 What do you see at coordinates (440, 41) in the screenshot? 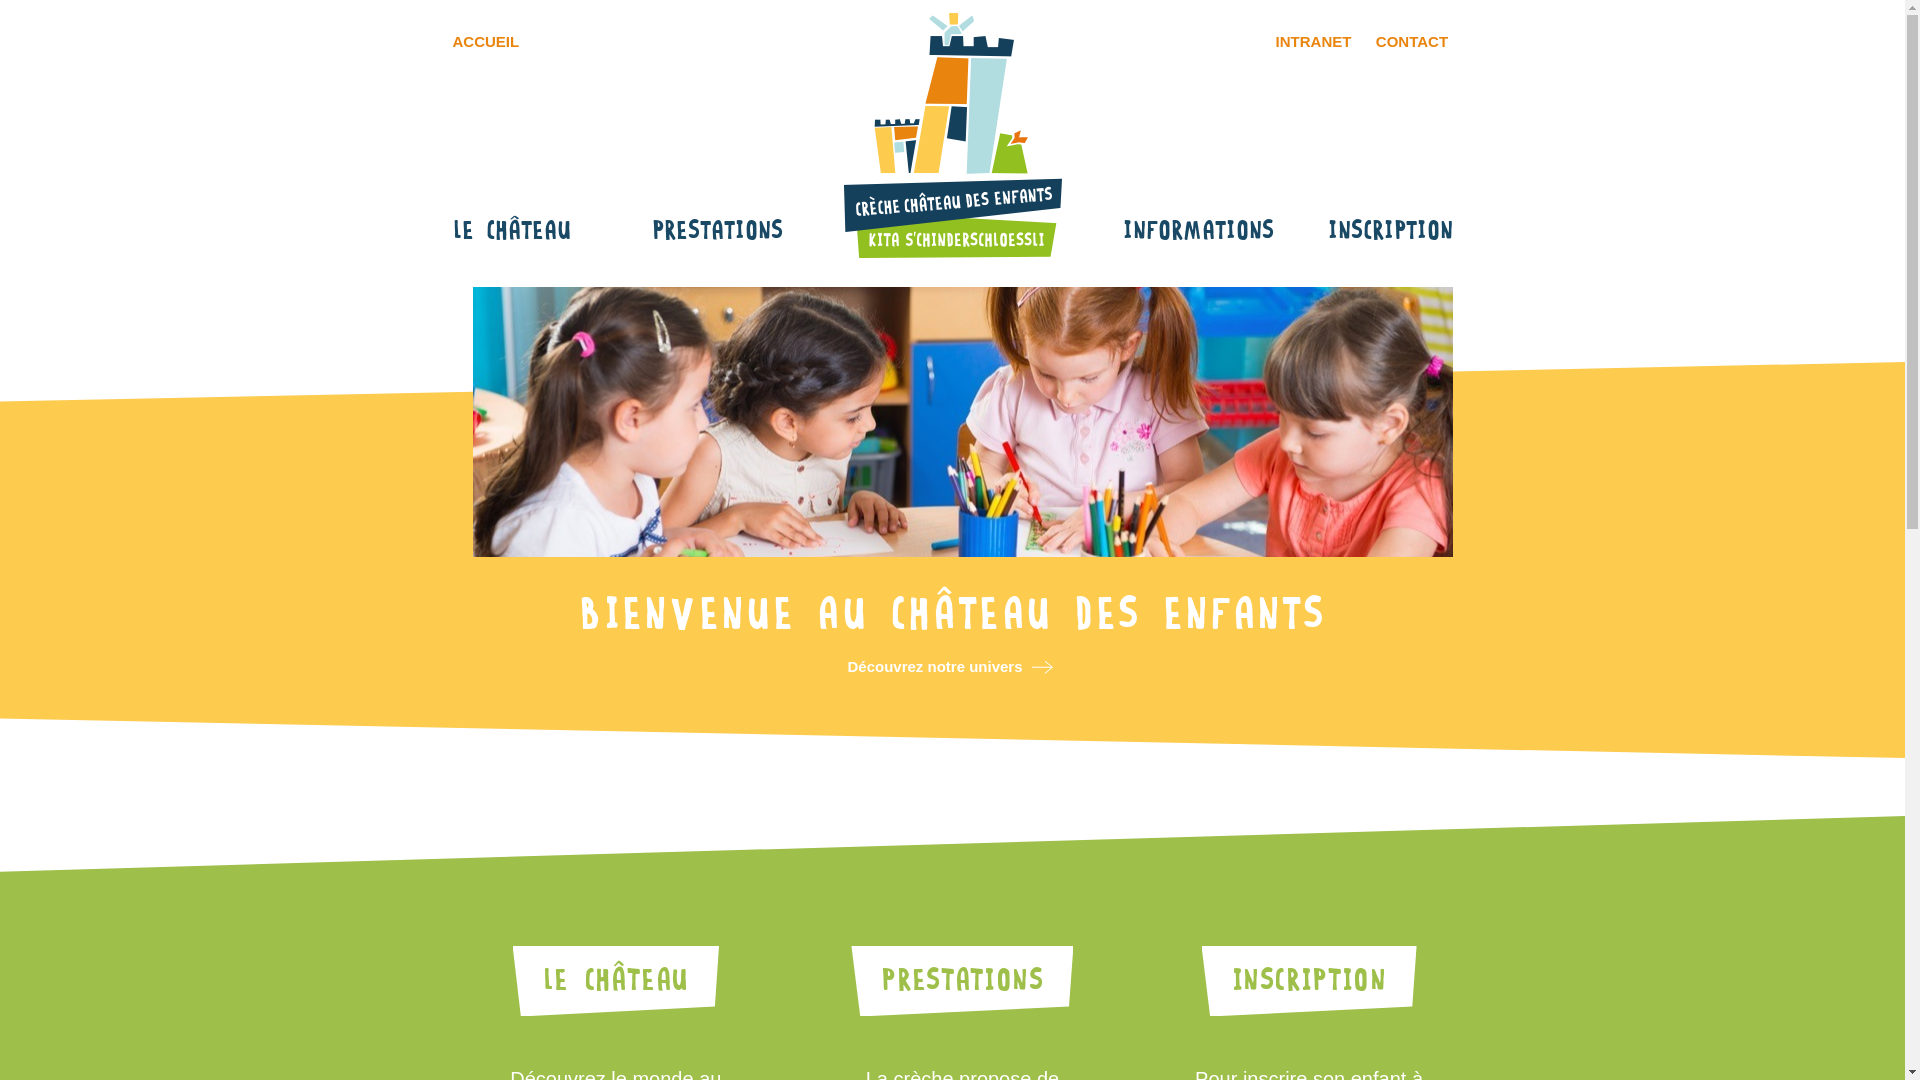
I see `'ACCUEIL'` at bounding box center [440, 41].